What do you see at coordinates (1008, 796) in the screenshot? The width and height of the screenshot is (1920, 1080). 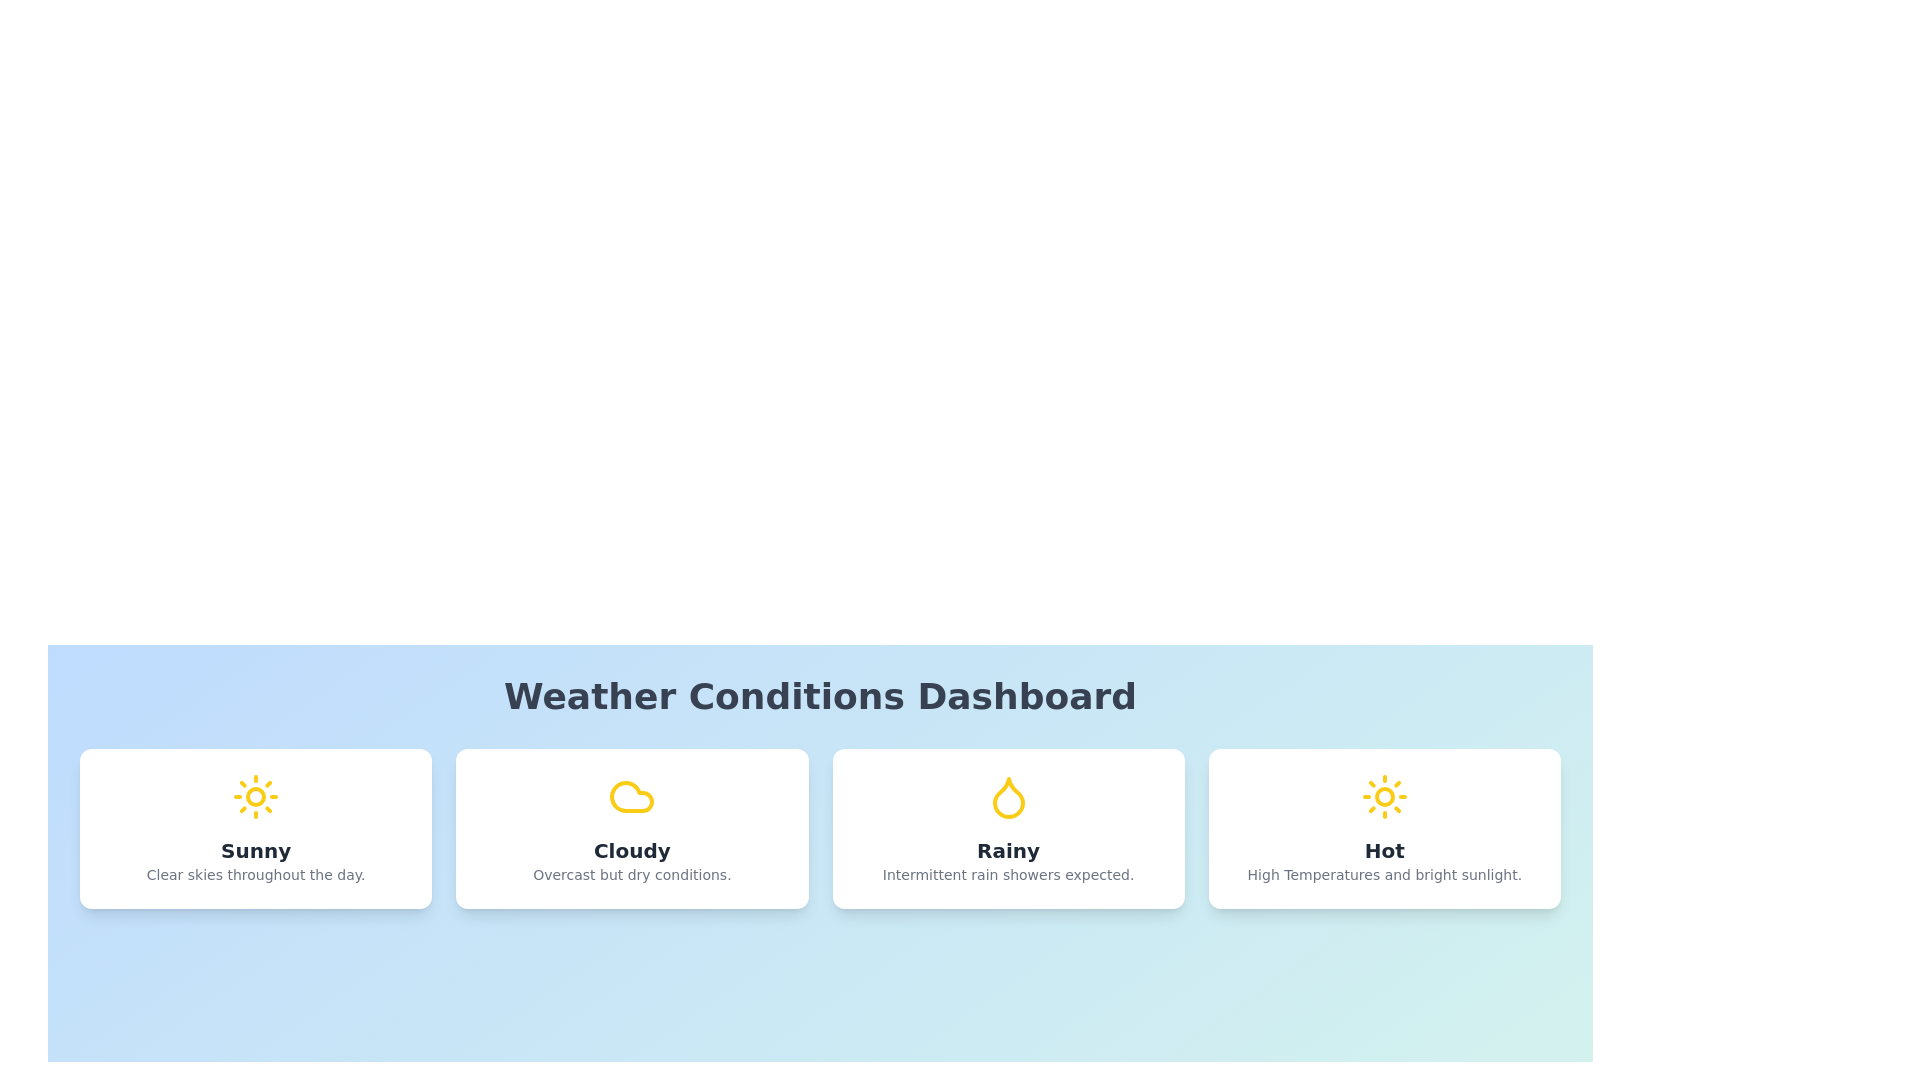 I see `the rainy weather icon located centrally within the third card from the left, which is above the text 'Rainy' and 'Intermittent rain showers expected.'` at bounding box center [1008, 796].